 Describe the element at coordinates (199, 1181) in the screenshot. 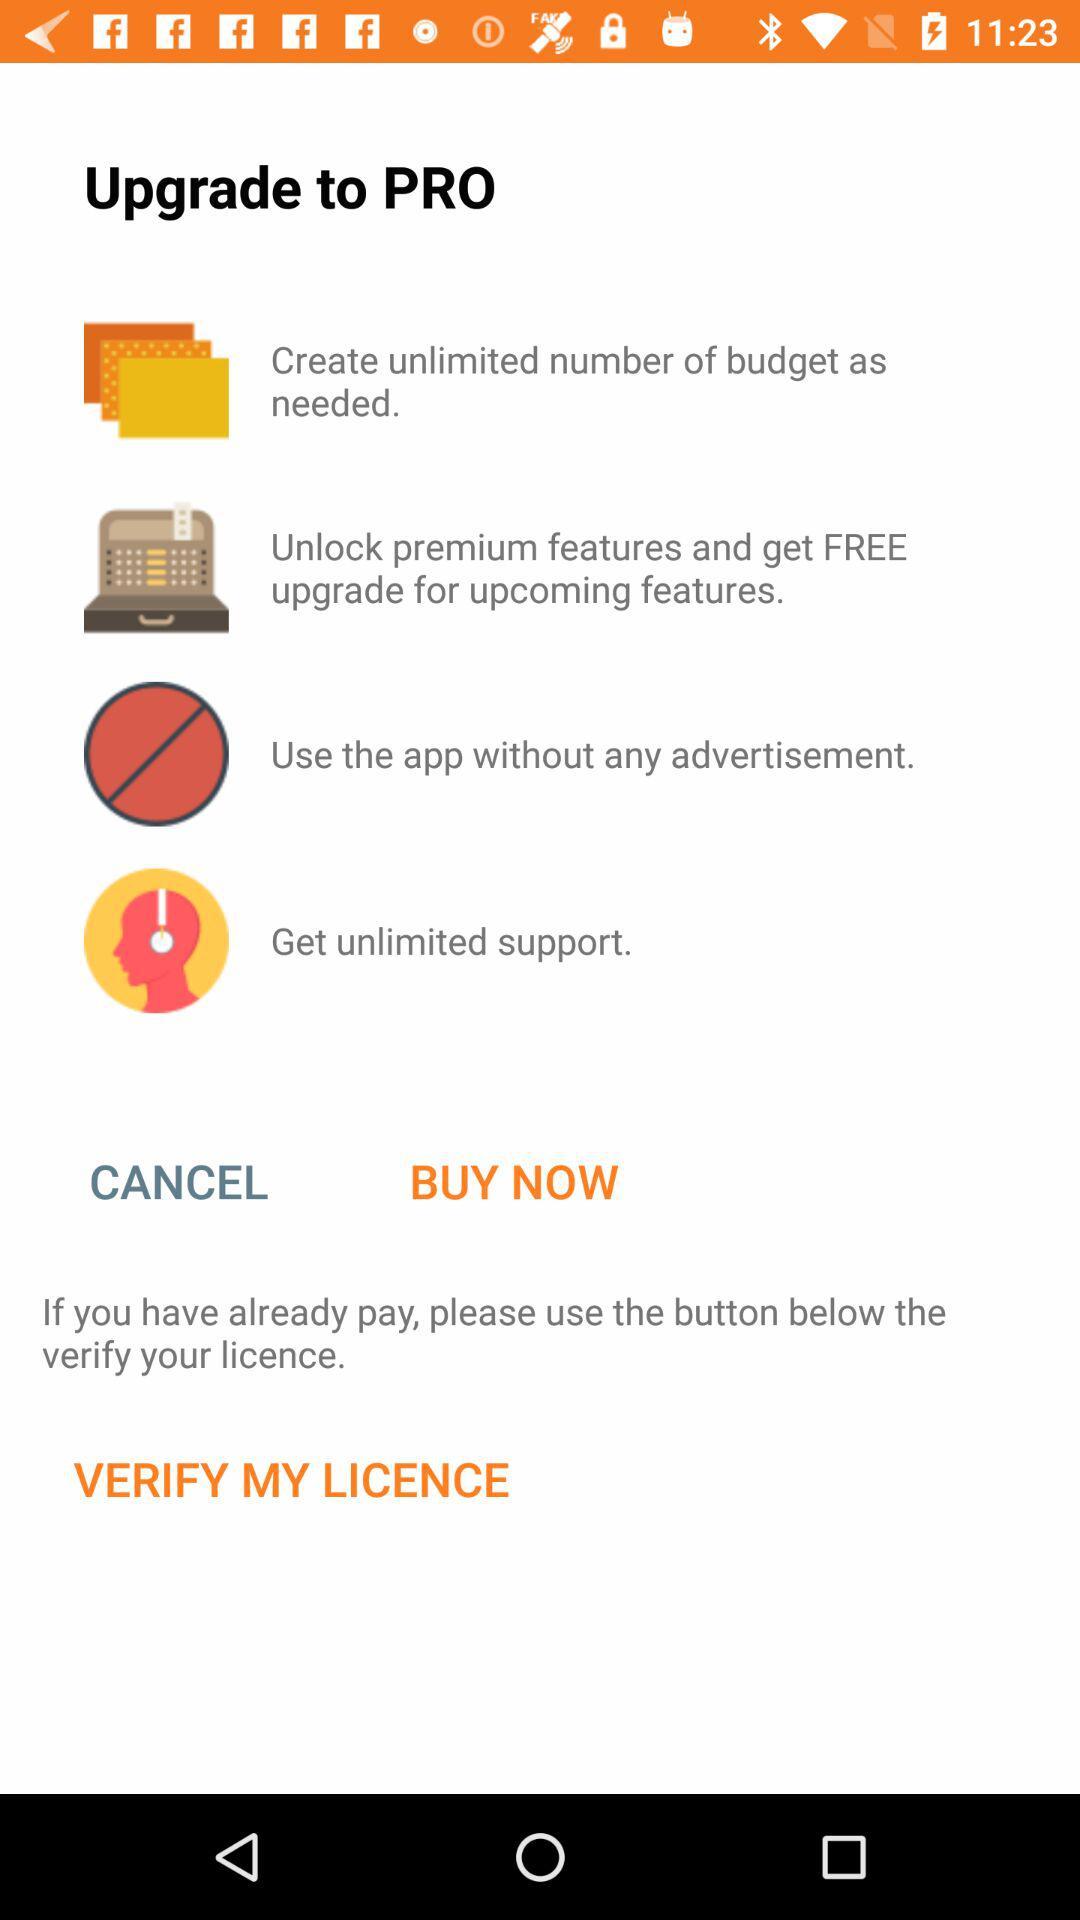

I see `item next to buy now icon` at that location.